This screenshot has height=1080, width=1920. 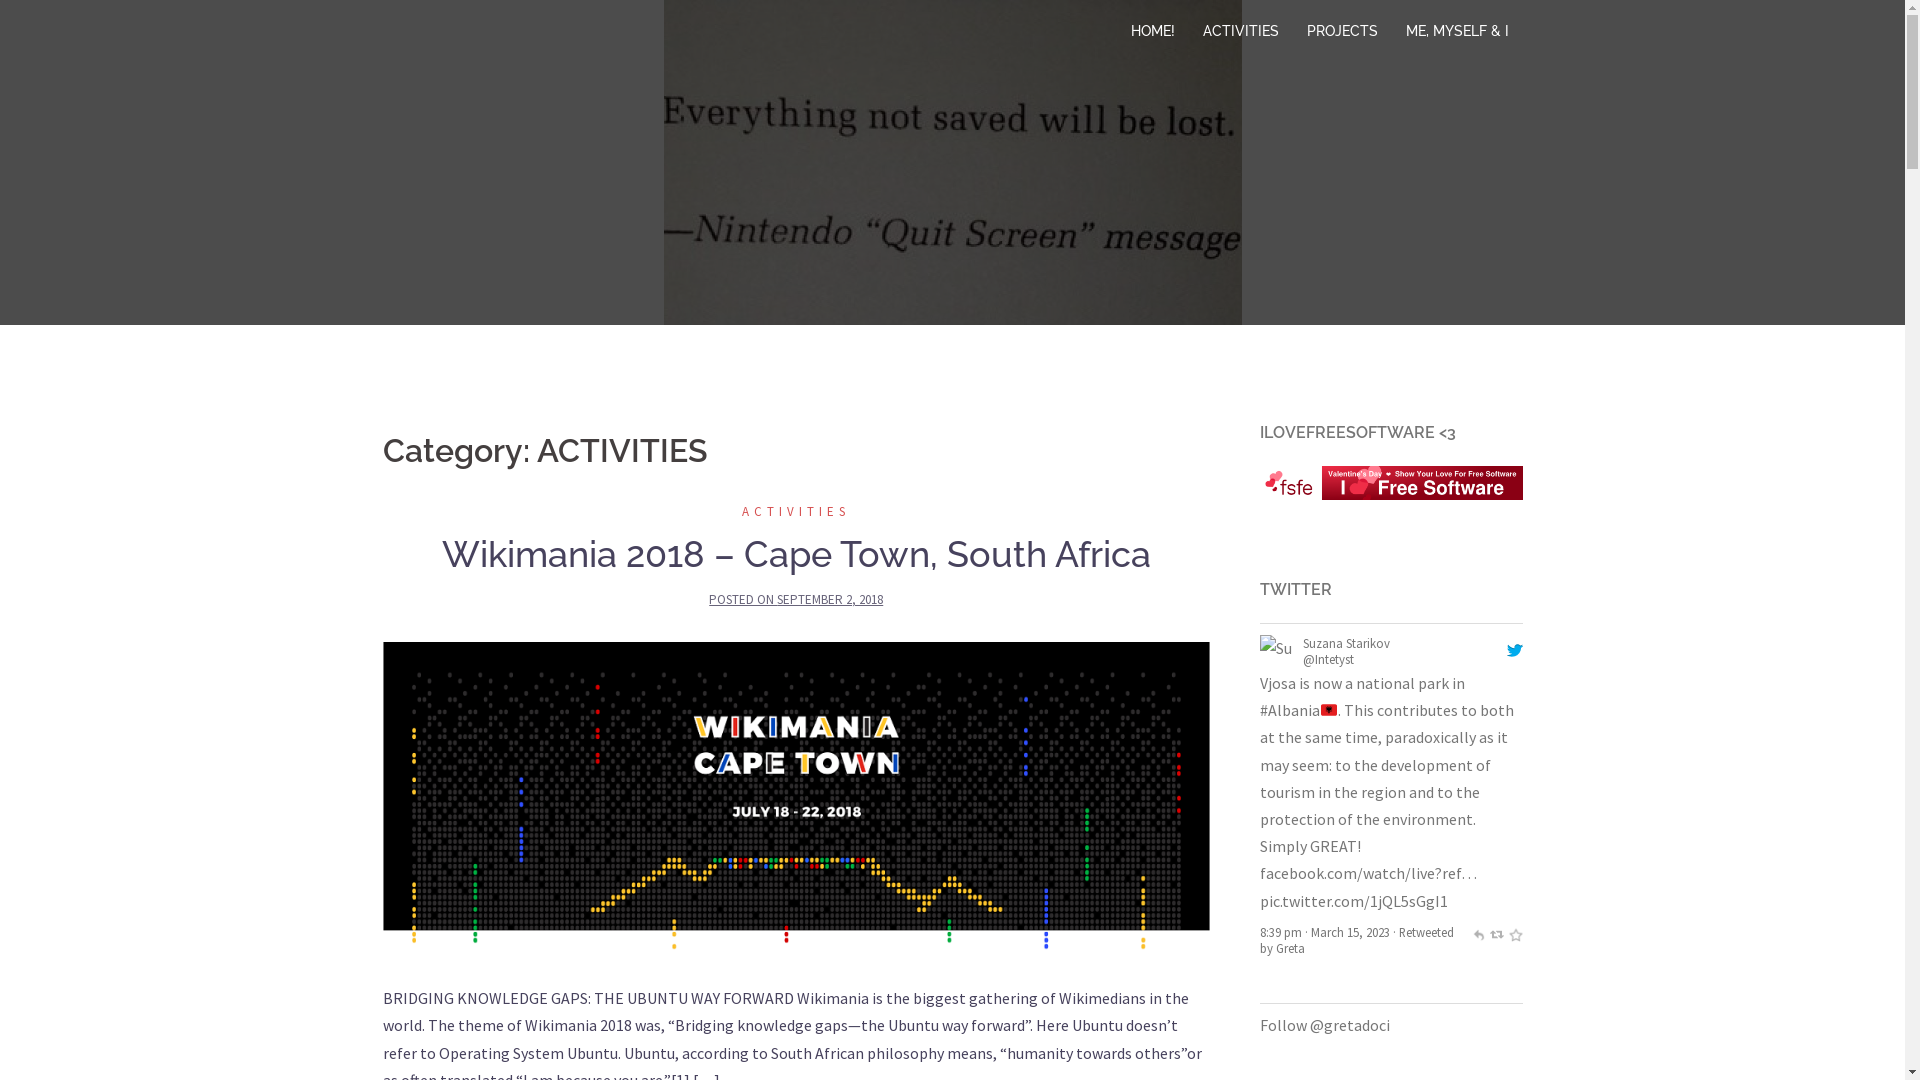 I want to click on 'Suzana Starikov', so click(x=1276, y=650).